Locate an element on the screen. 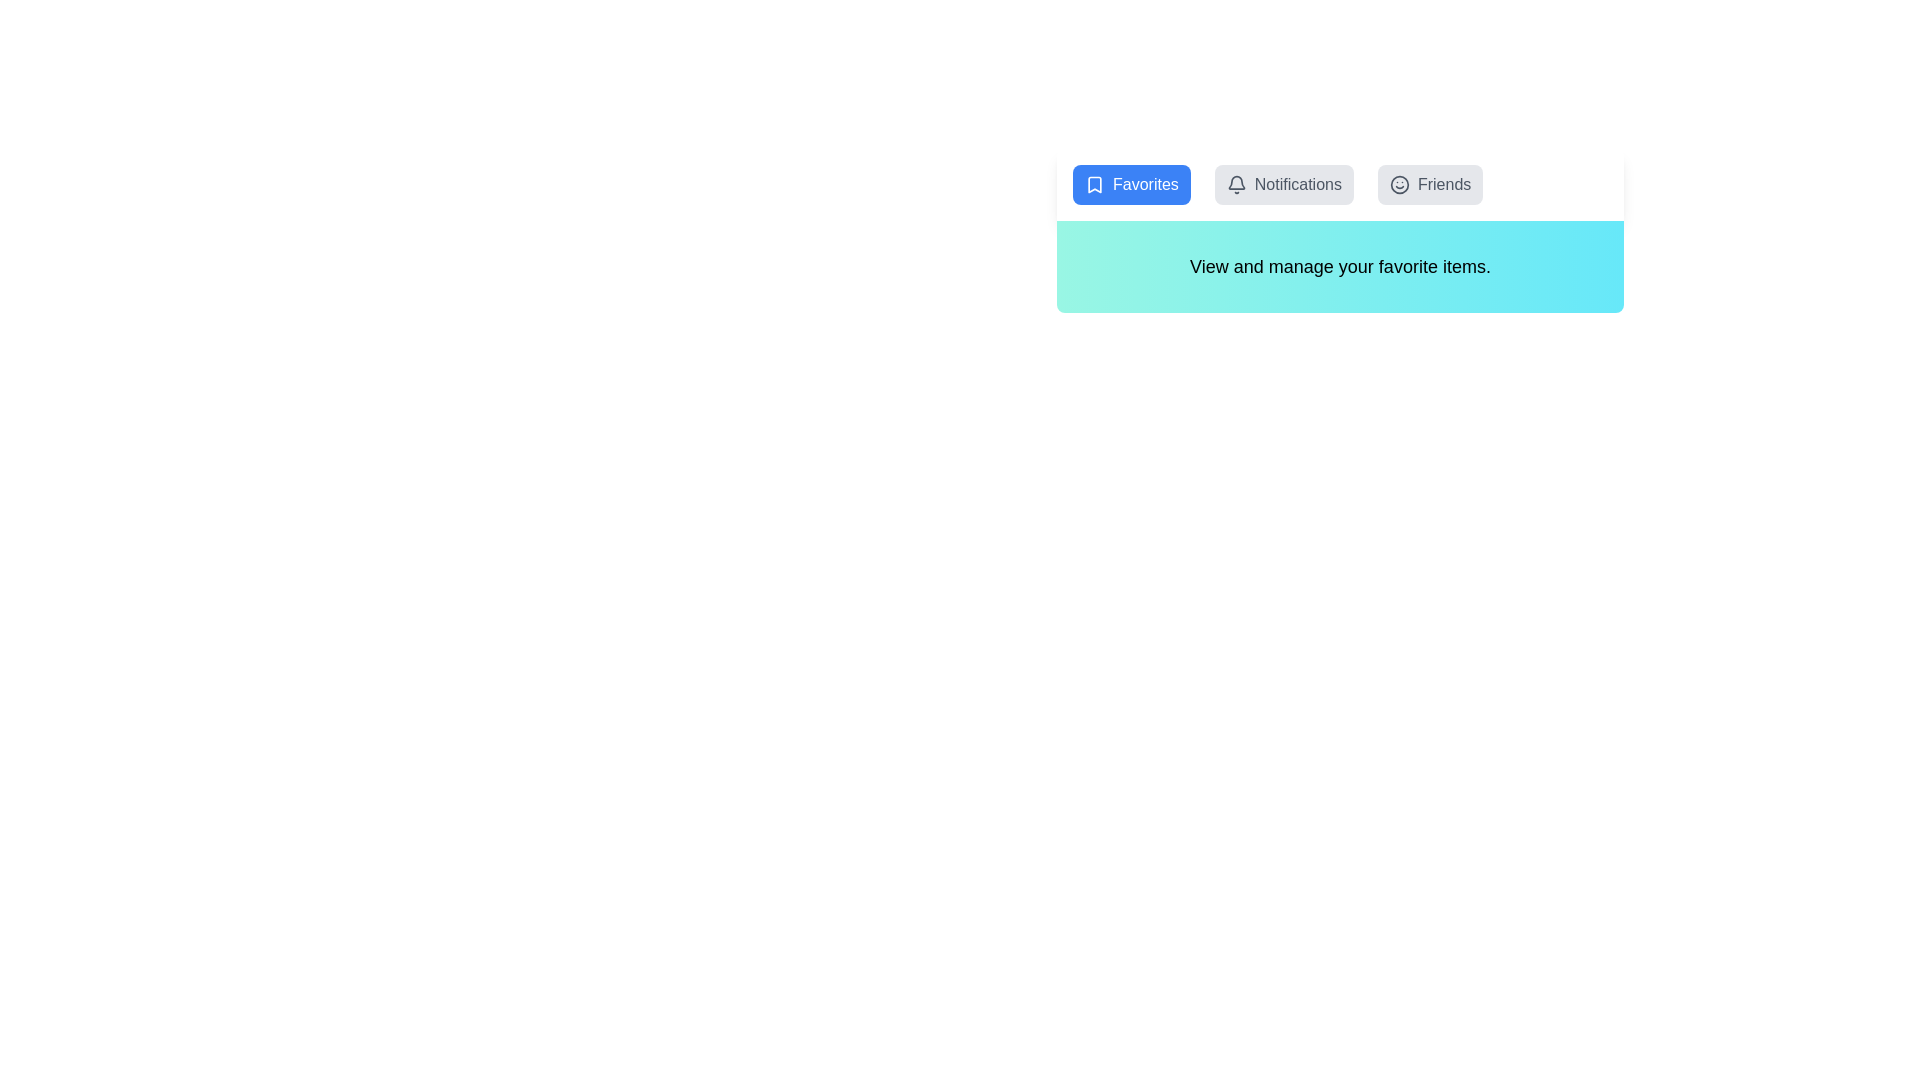 This screenshot has height=1080, width=1920. the Favorites tab to observe its hover effect is located at coordinates (1131, 185).